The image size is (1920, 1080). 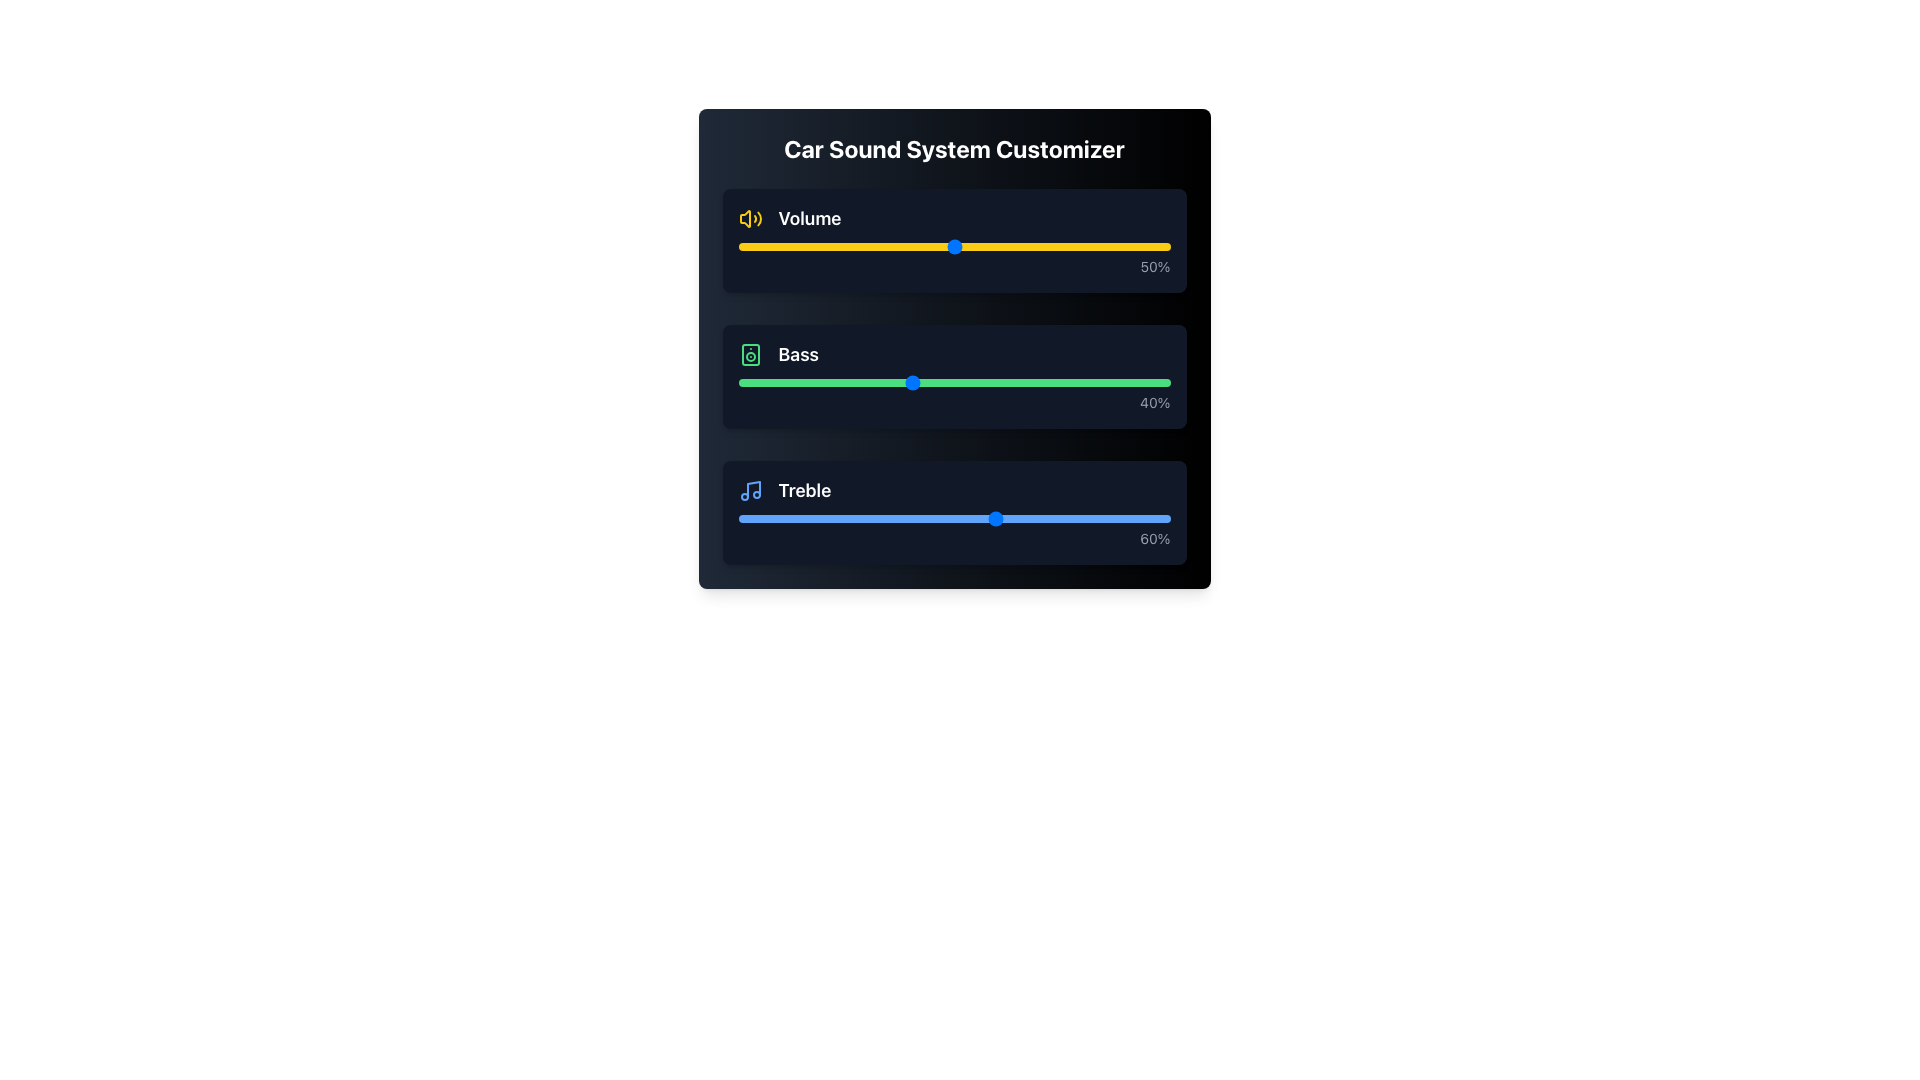 What do you see at coordinates (872, 518) in the screenshot?
I see `the treble level` at bounding box center [872, 518].